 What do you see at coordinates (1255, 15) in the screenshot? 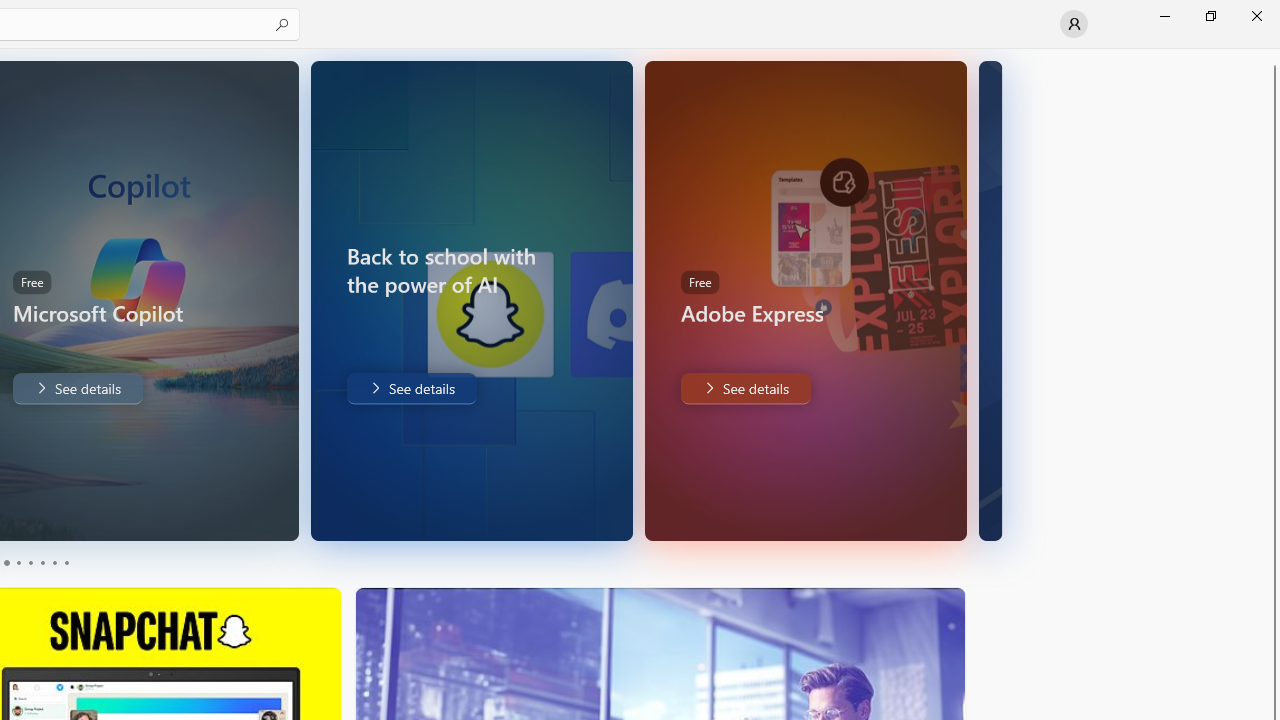
I see `'Close Microsoft Store'` at bounding box center [1255, 15].